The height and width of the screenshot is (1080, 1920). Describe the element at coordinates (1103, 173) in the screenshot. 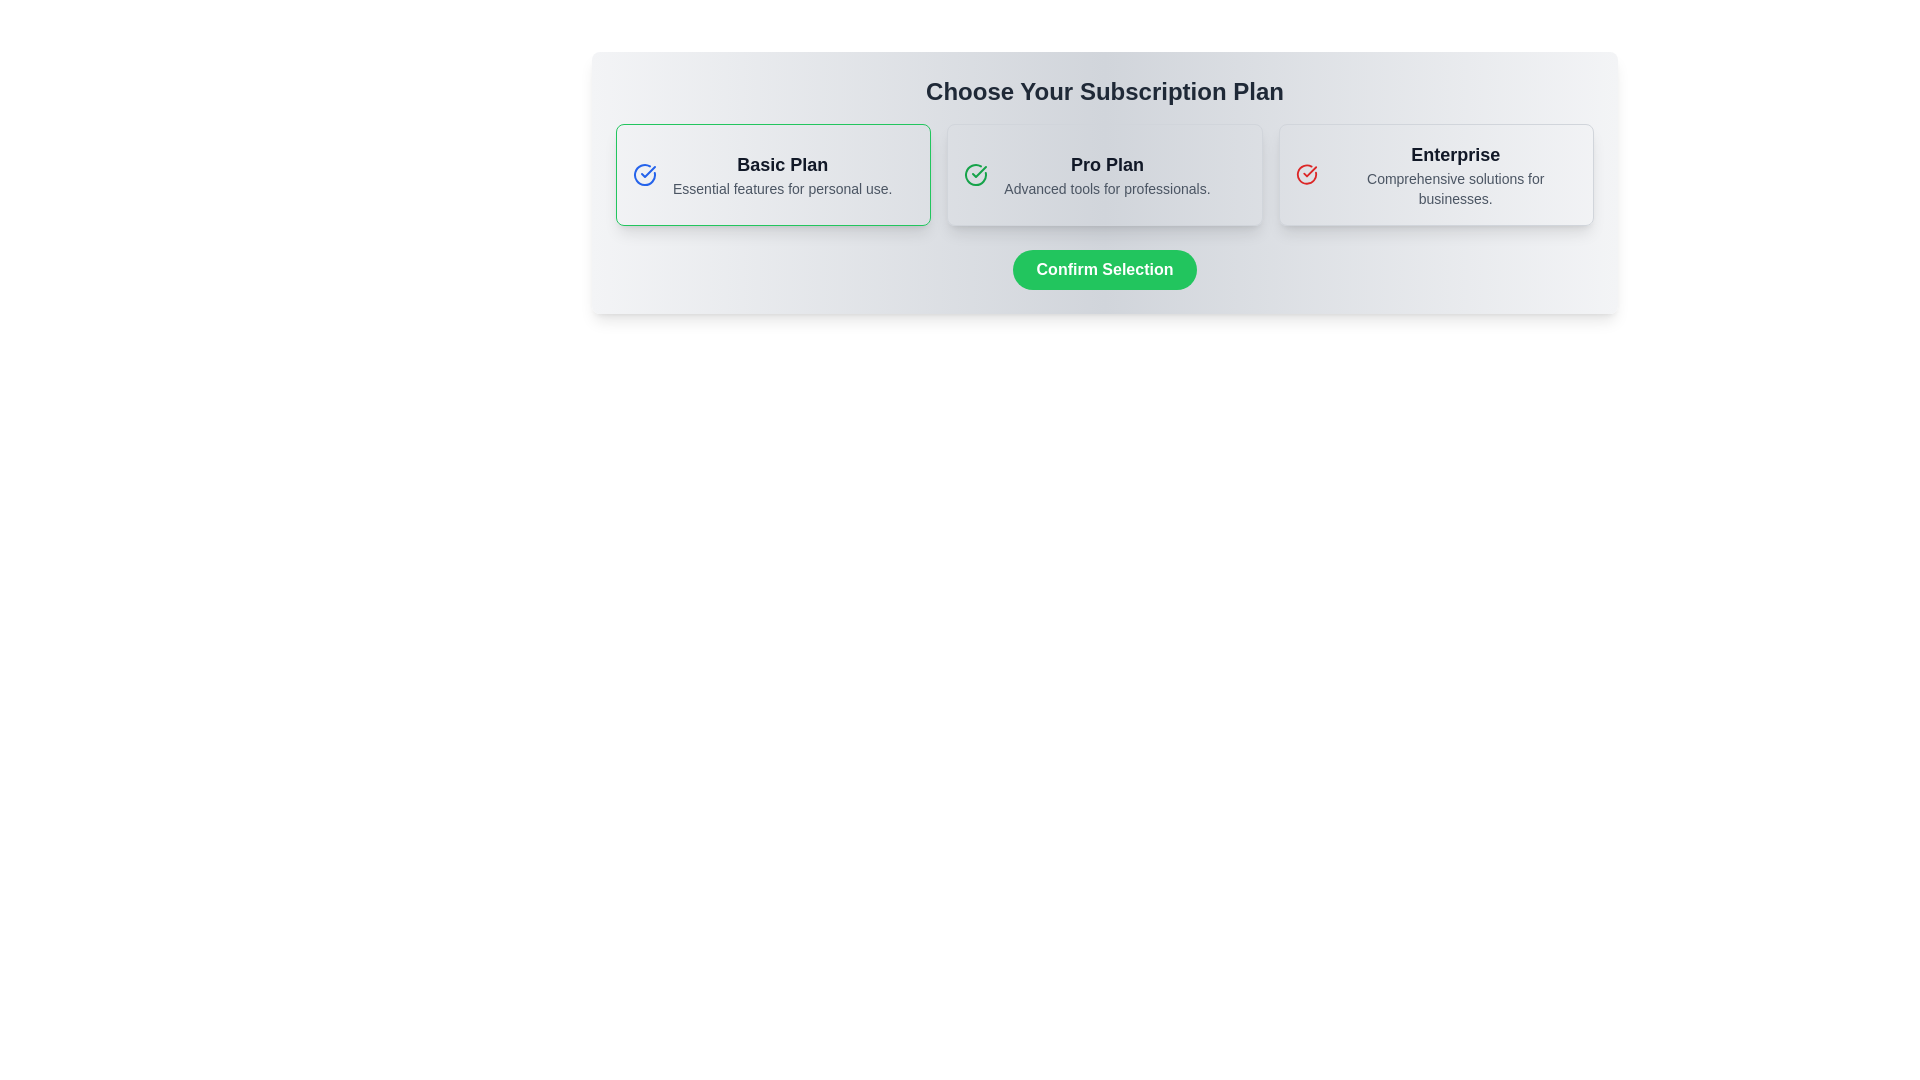

I see `the 'Pro Plan' subscription button, which features a green checkmark icon and bold text` at that location.